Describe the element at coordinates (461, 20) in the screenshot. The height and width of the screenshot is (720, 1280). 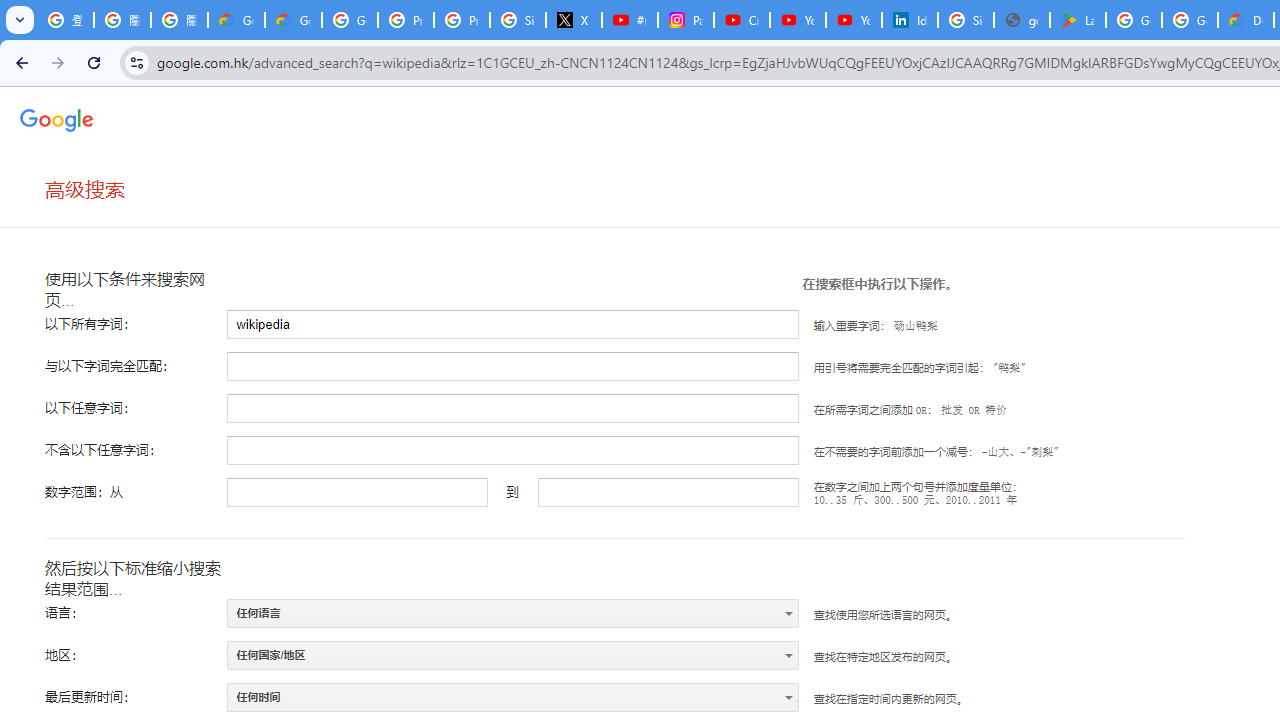
I see `'Privacy Help Center - Policies Help'` at that location.